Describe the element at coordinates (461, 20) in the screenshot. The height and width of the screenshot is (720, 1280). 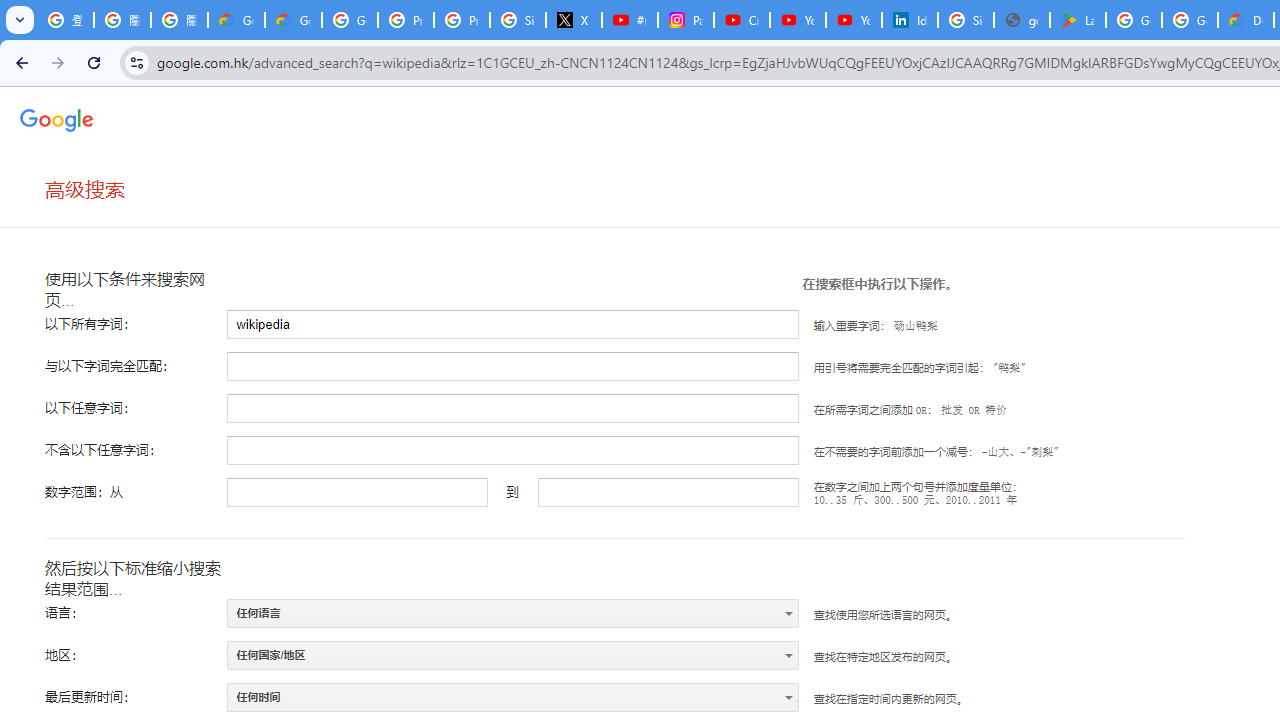
I see `'Privacy Help Center - Policies Help'` at that location.